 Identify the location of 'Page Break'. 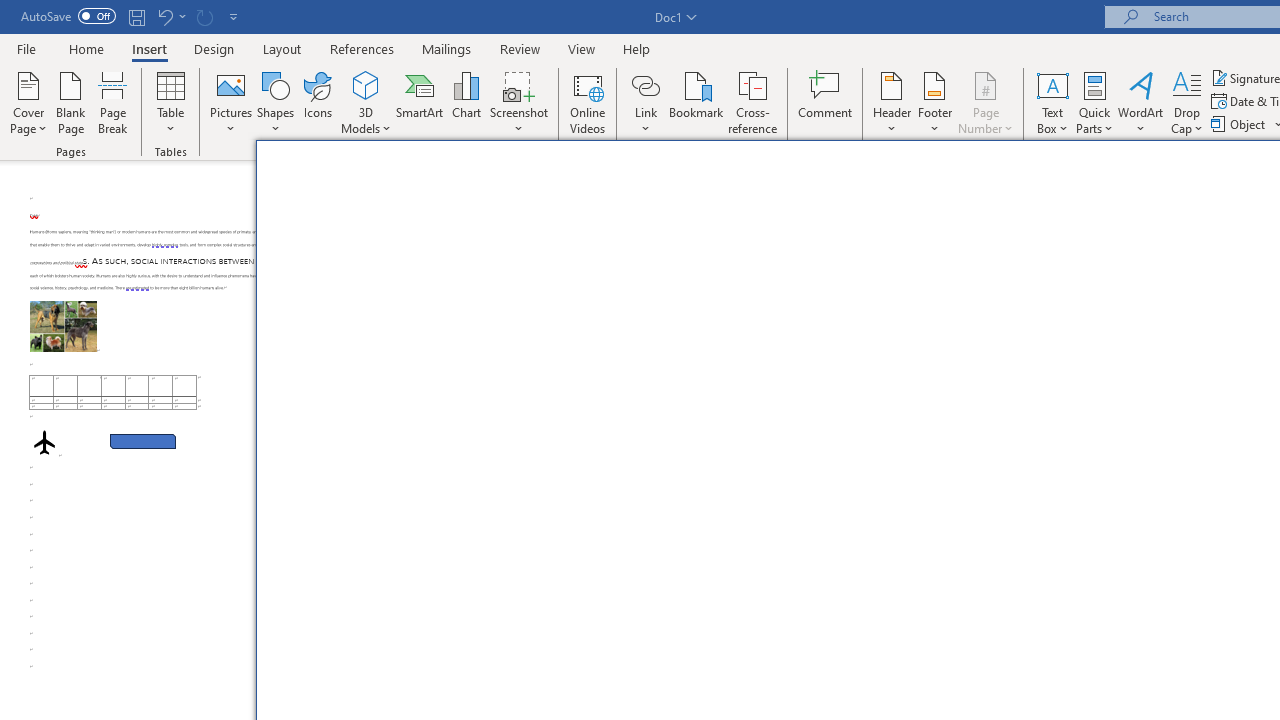
(112, 103).